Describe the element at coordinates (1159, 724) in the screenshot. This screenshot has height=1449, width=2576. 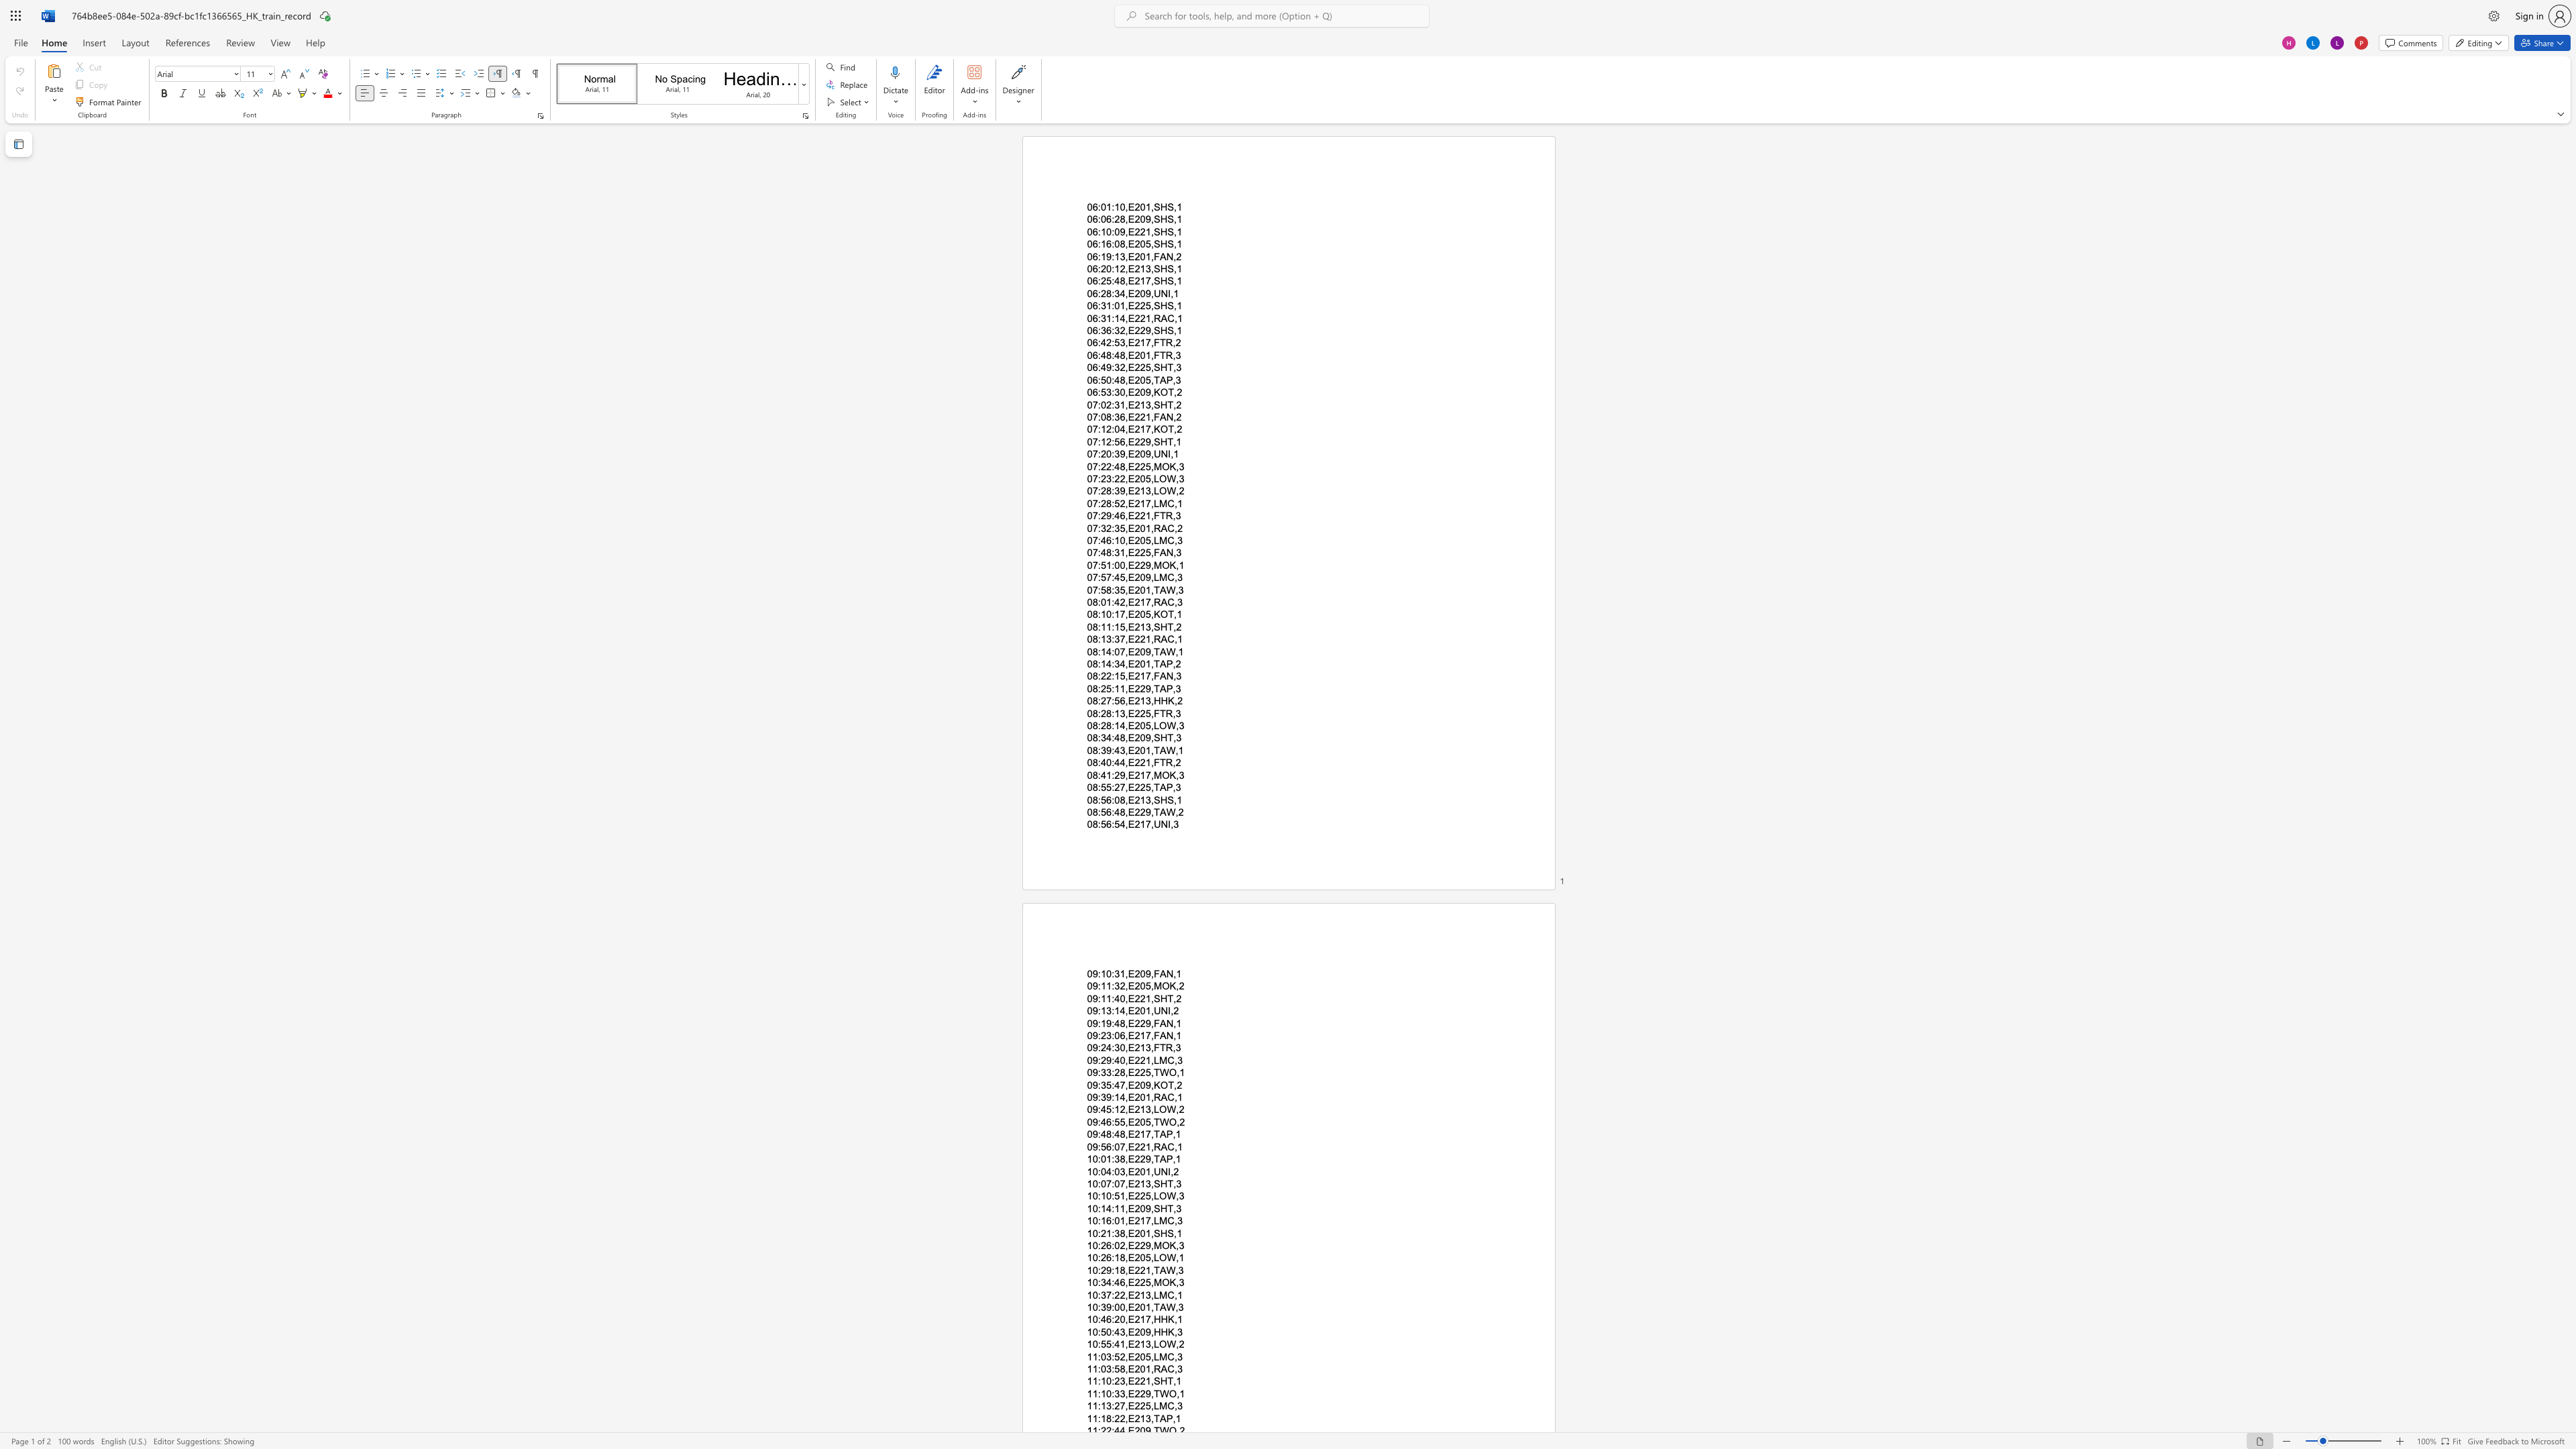
I see `the subset text "OW," within the text "08:28:14,E205,LOW,3"` at that location.